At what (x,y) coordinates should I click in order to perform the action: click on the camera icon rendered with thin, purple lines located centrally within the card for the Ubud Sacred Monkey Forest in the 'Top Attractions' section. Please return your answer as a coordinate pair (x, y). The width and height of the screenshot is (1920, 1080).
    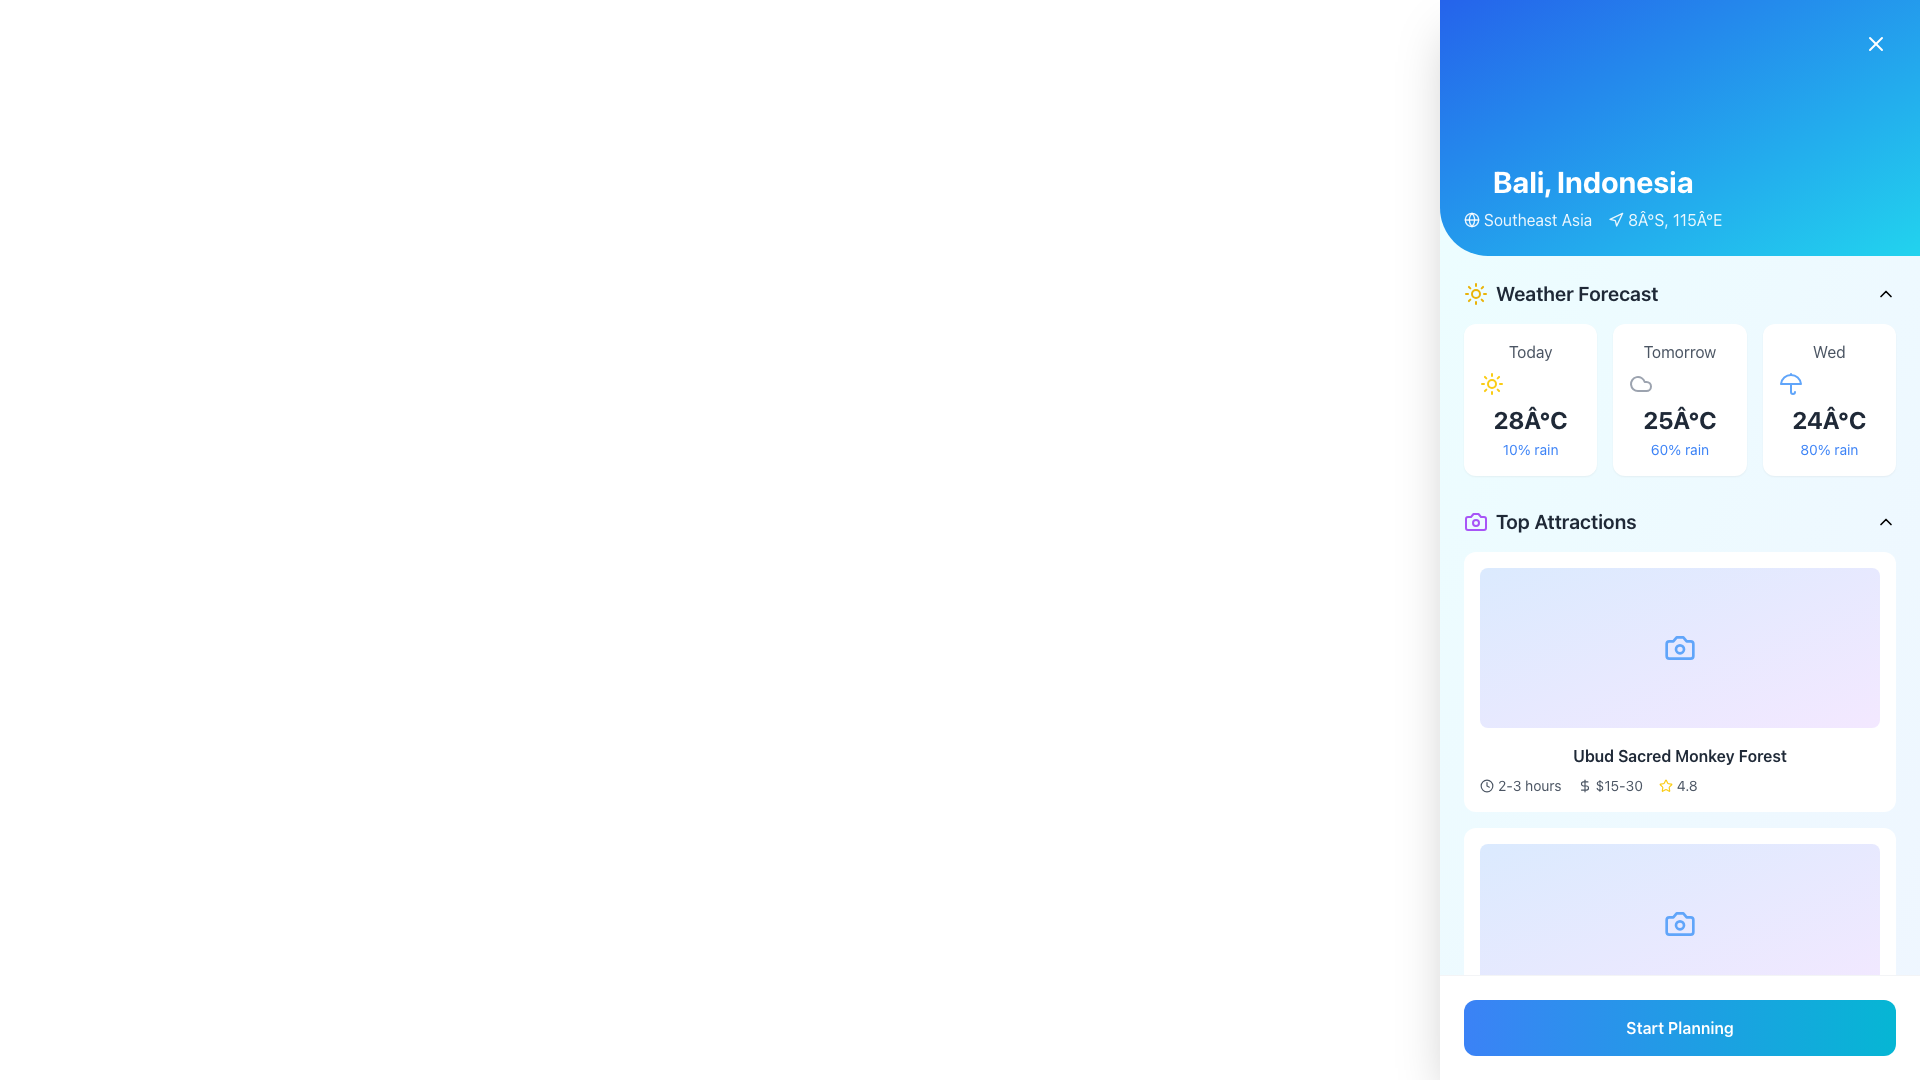
    Looking at the image, I should click on (1476, 520).